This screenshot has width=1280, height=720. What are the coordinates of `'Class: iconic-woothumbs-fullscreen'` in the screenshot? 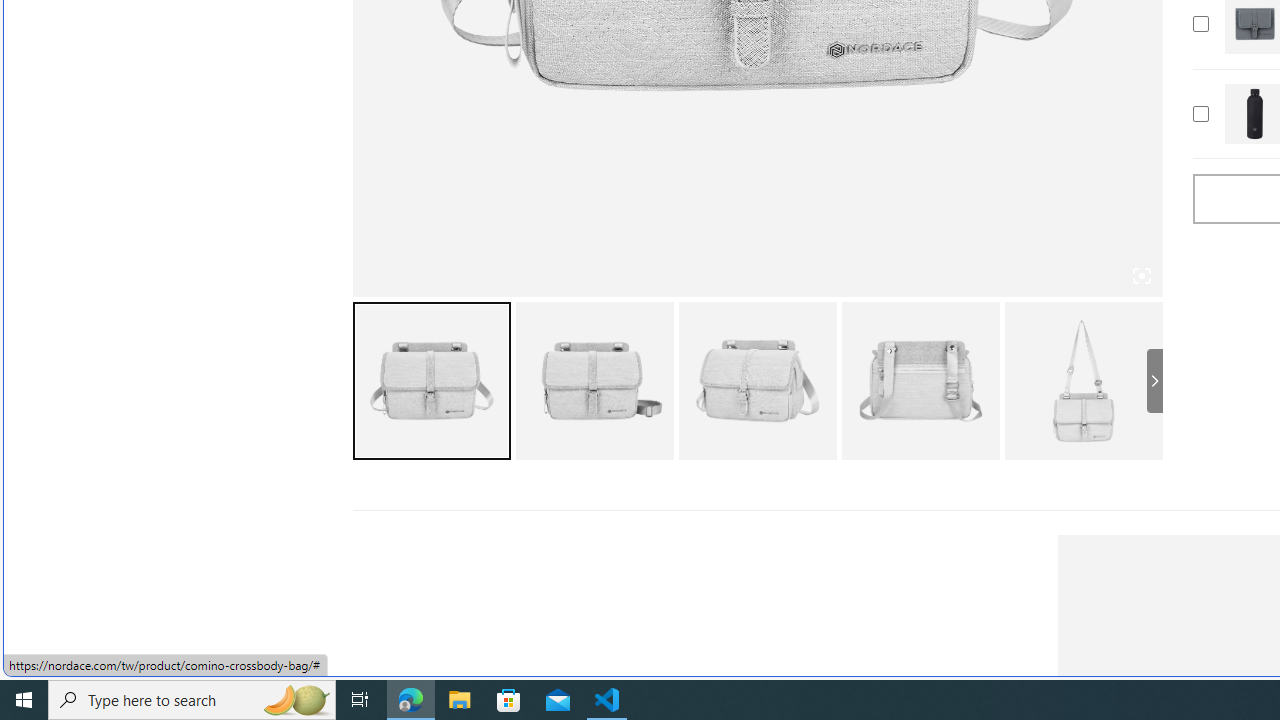 It's located at (1141, 276).